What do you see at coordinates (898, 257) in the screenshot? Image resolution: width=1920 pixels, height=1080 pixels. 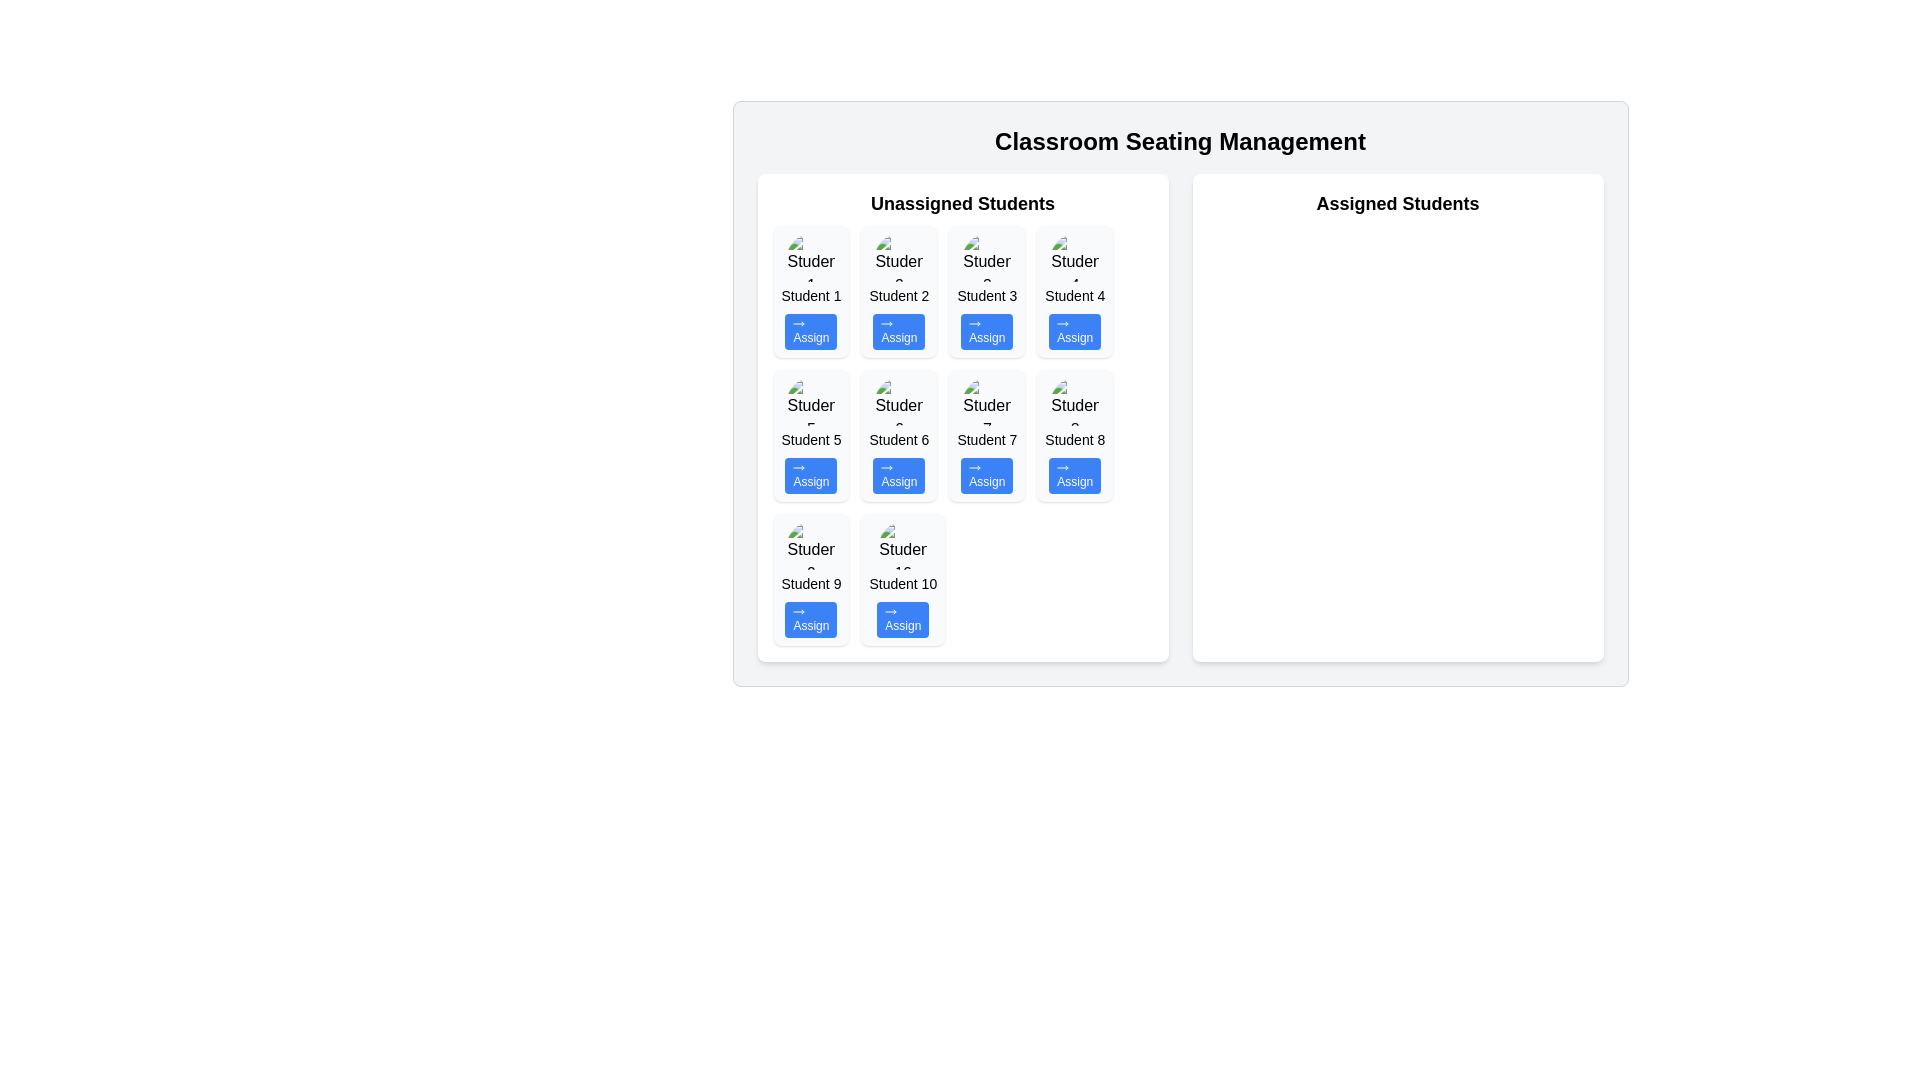 I see `the circular image placeholder labeled 'Stu 2' with a white background and rounded border` at bounding box center [898, 257].